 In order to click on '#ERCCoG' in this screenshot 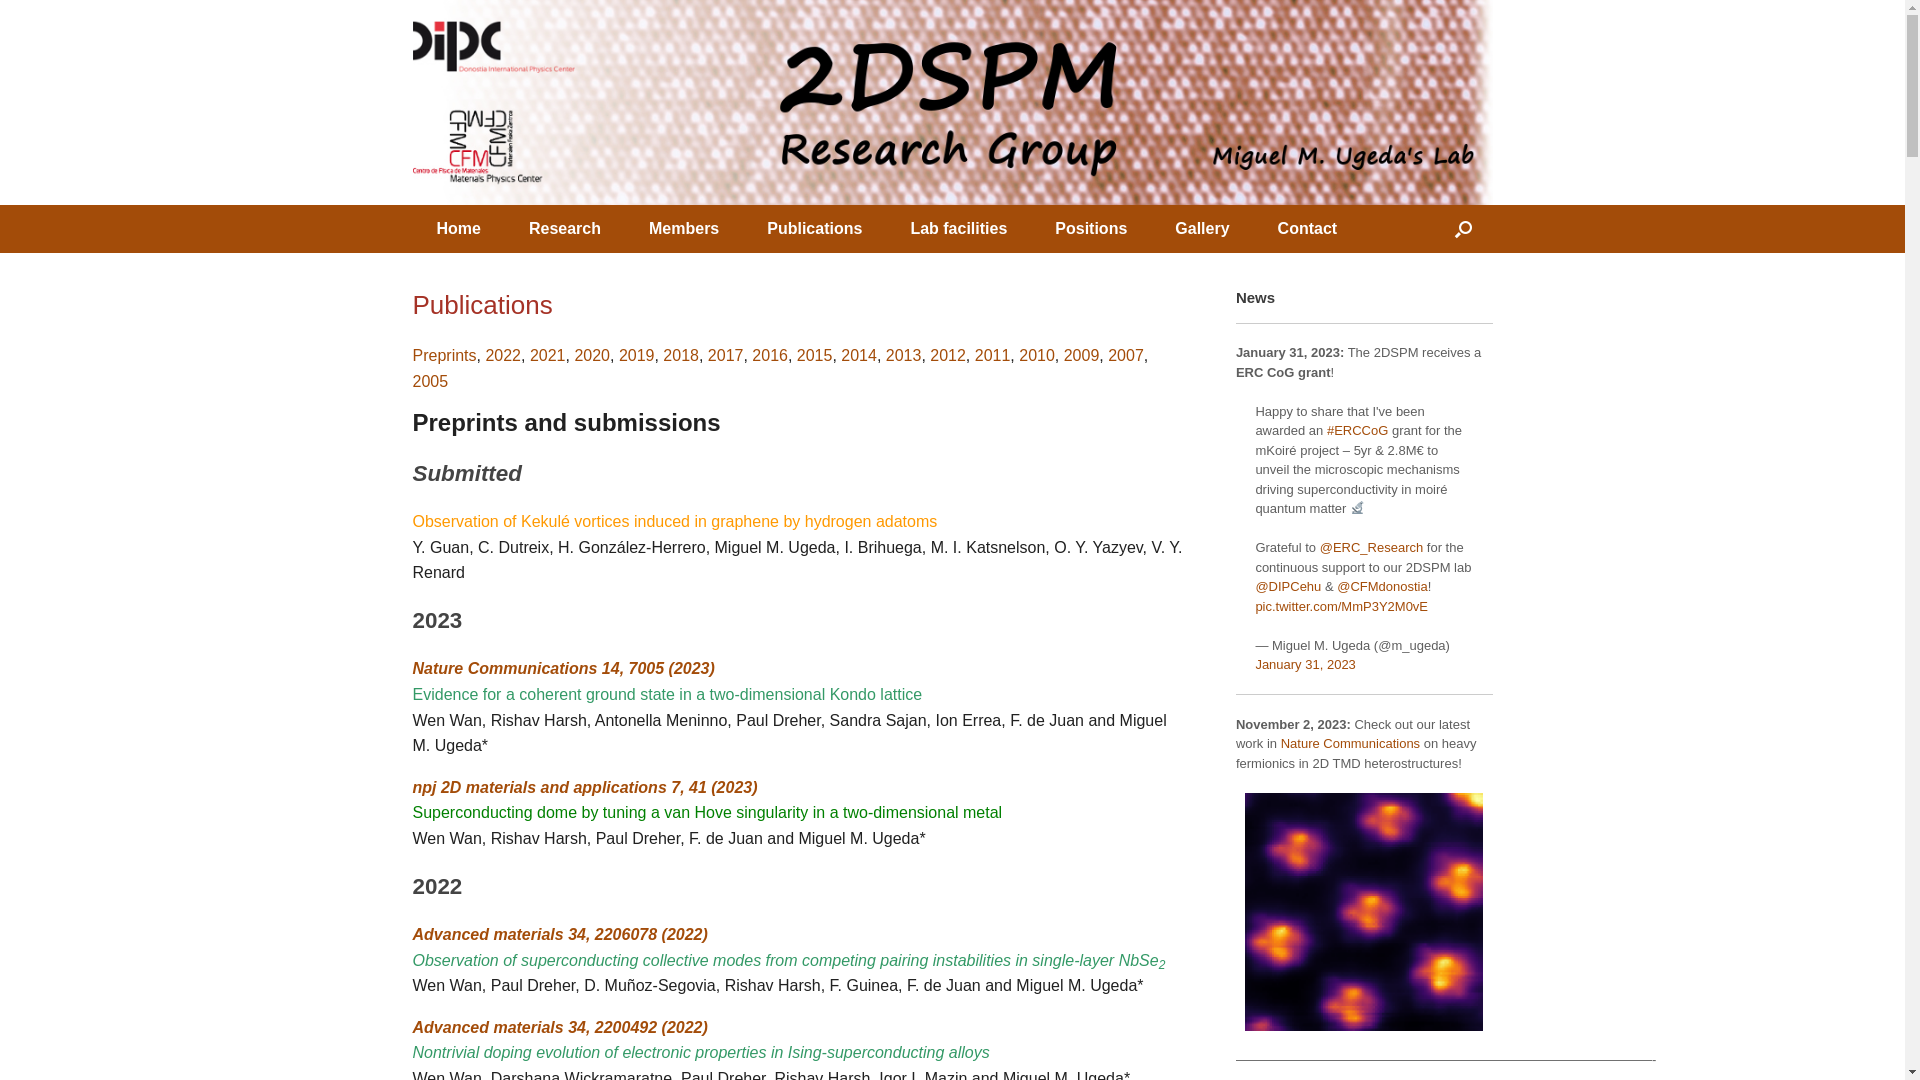, I will do `click(1326, 429)`.